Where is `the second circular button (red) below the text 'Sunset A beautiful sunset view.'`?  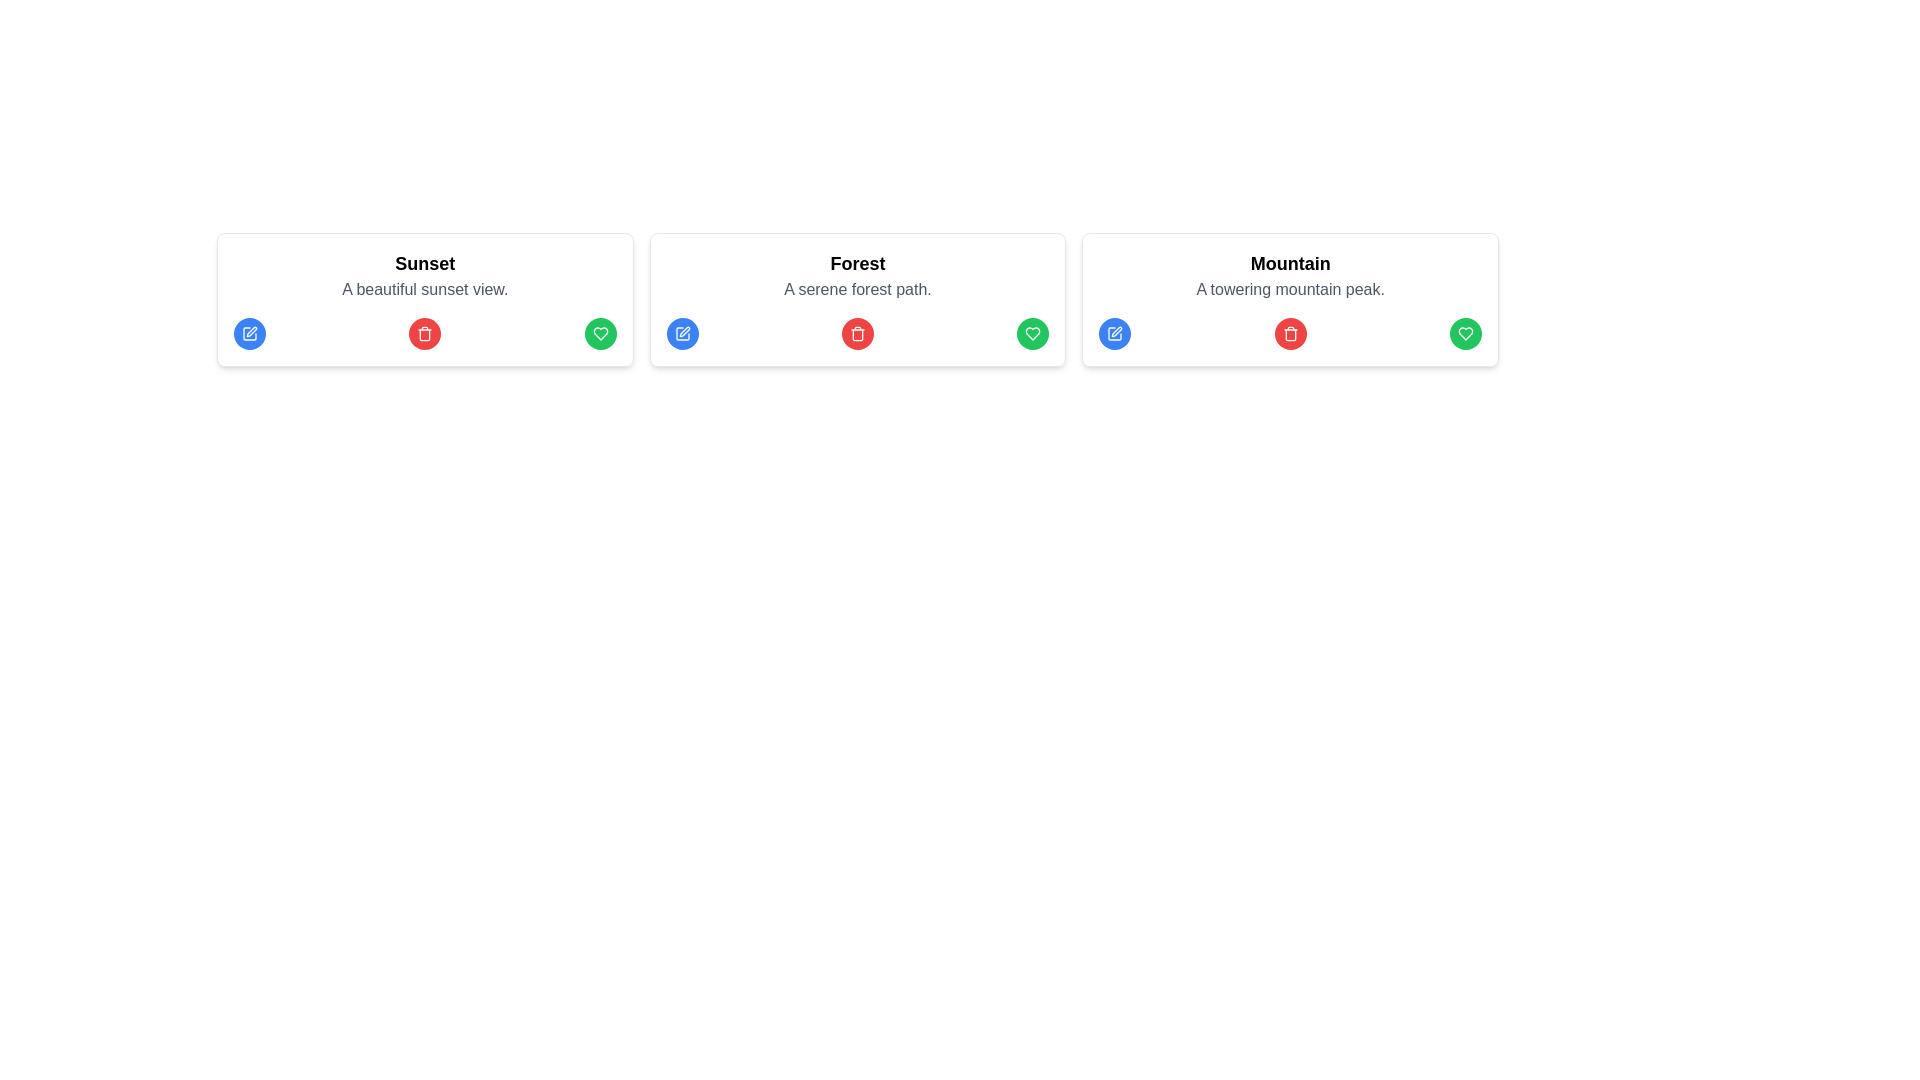 the second circular button (red) below the text 'Sunset A beautiful sunset view.' is located at coordinates (424, 333).